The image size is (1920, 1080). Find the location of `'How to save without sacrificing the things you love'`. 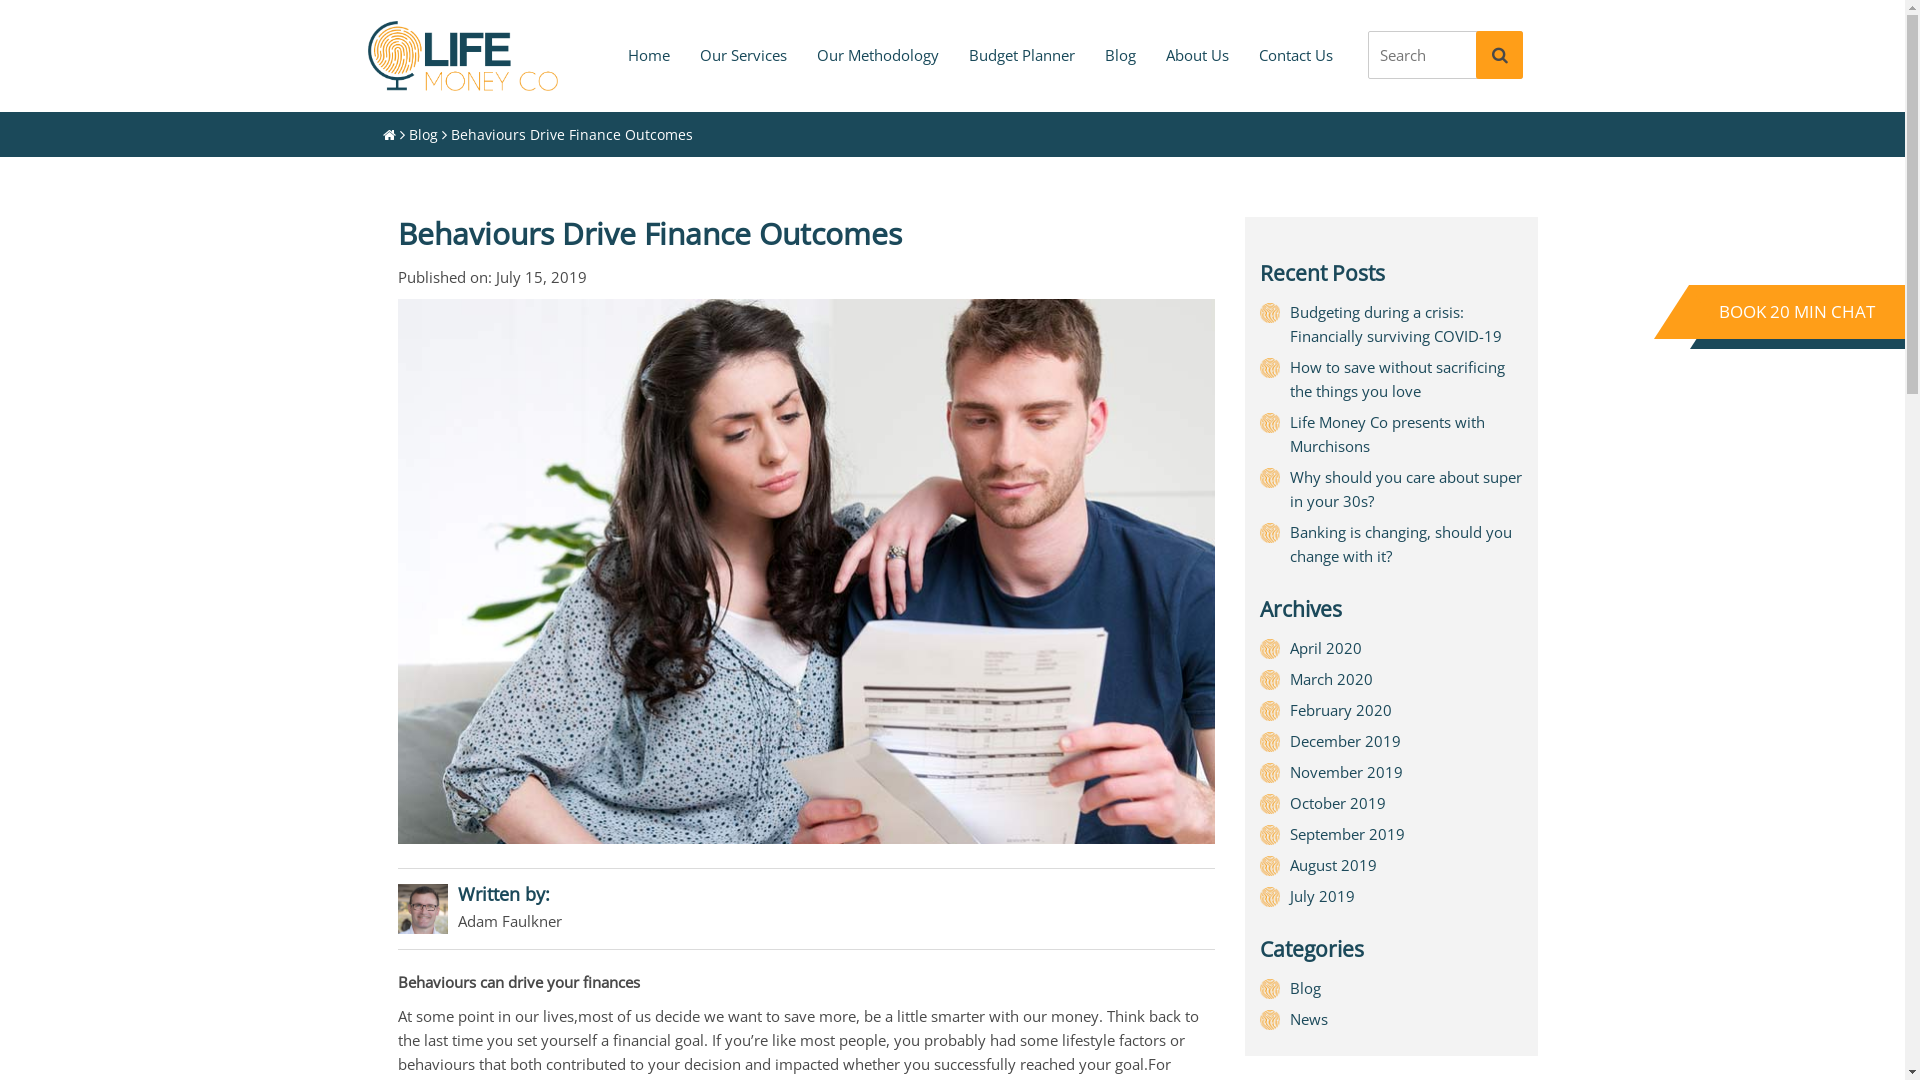

'How to save without sacrificing the things you love' is located at coordinates (1290, 378).